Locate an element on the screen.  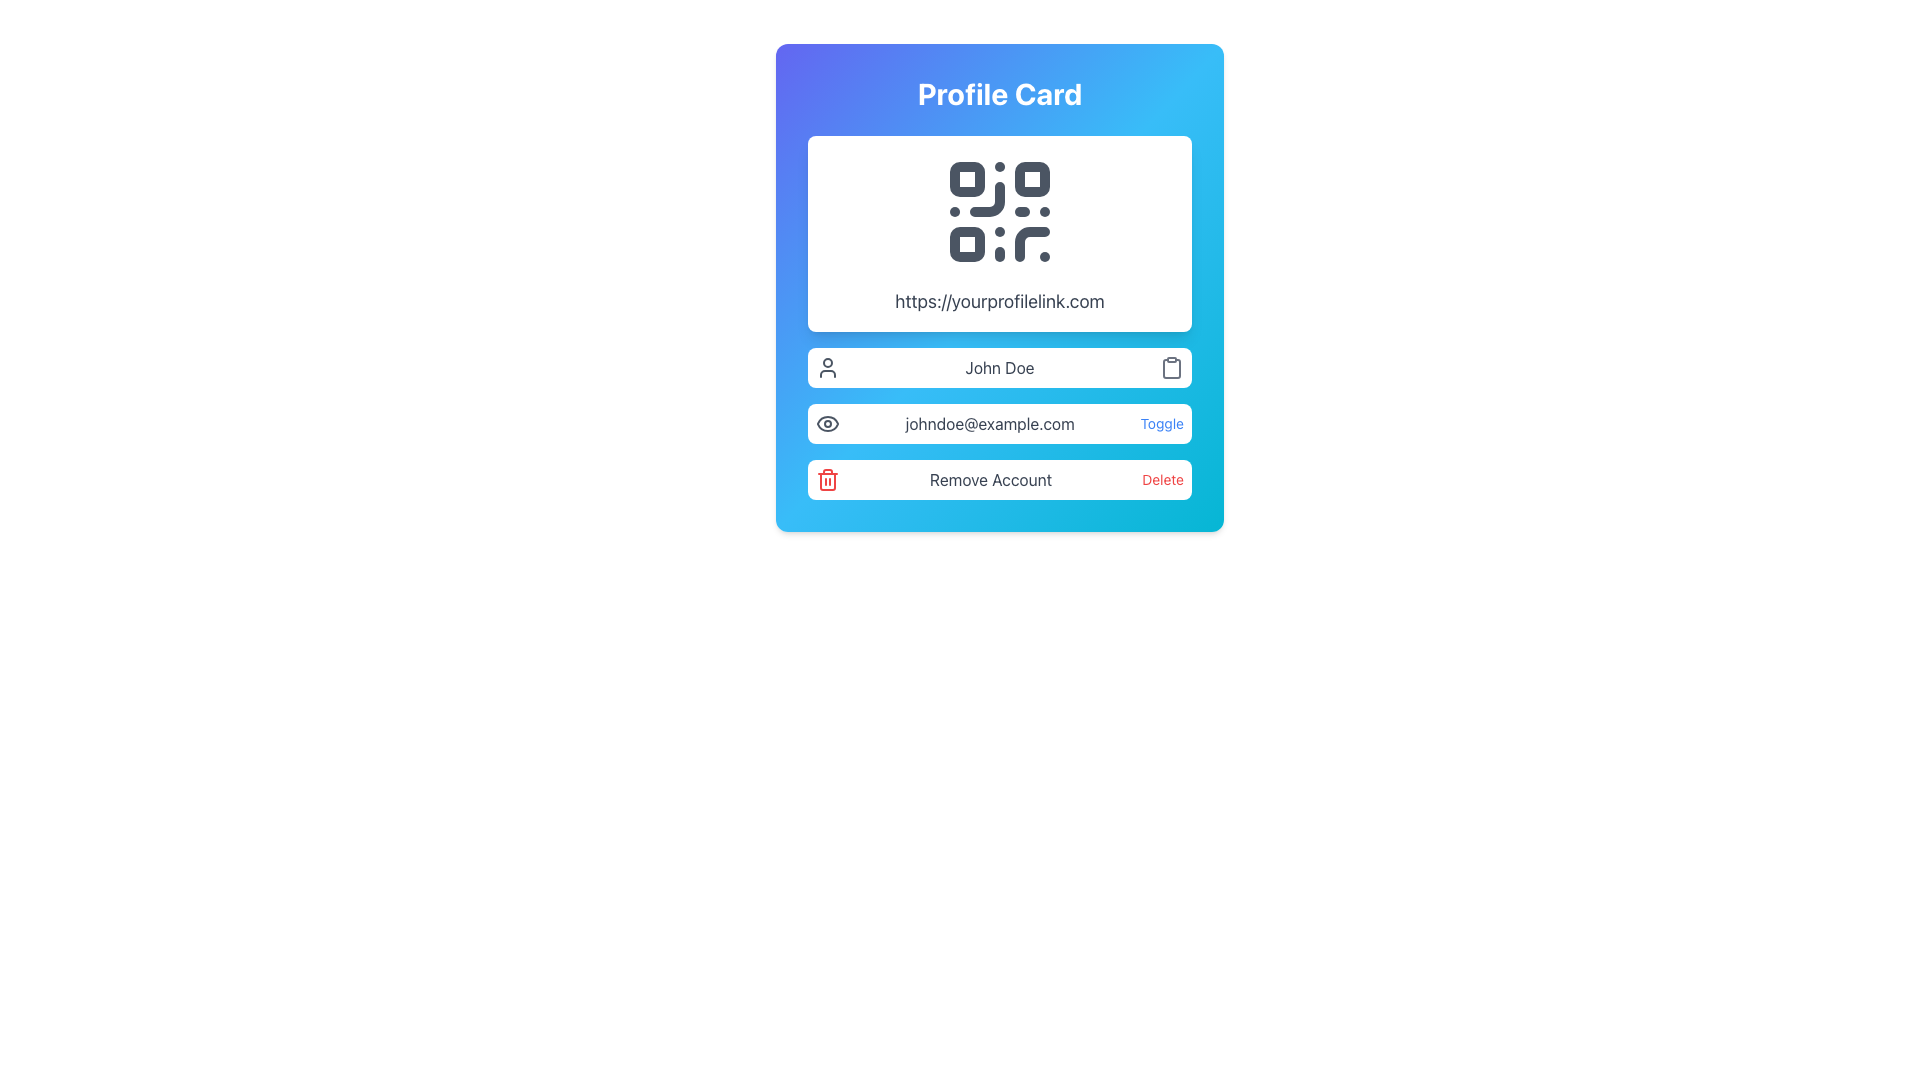
the 'Profile Card' static text label, which is a large, bold text element centered at the top of a gradient card background is located at coordinates (999, 93).